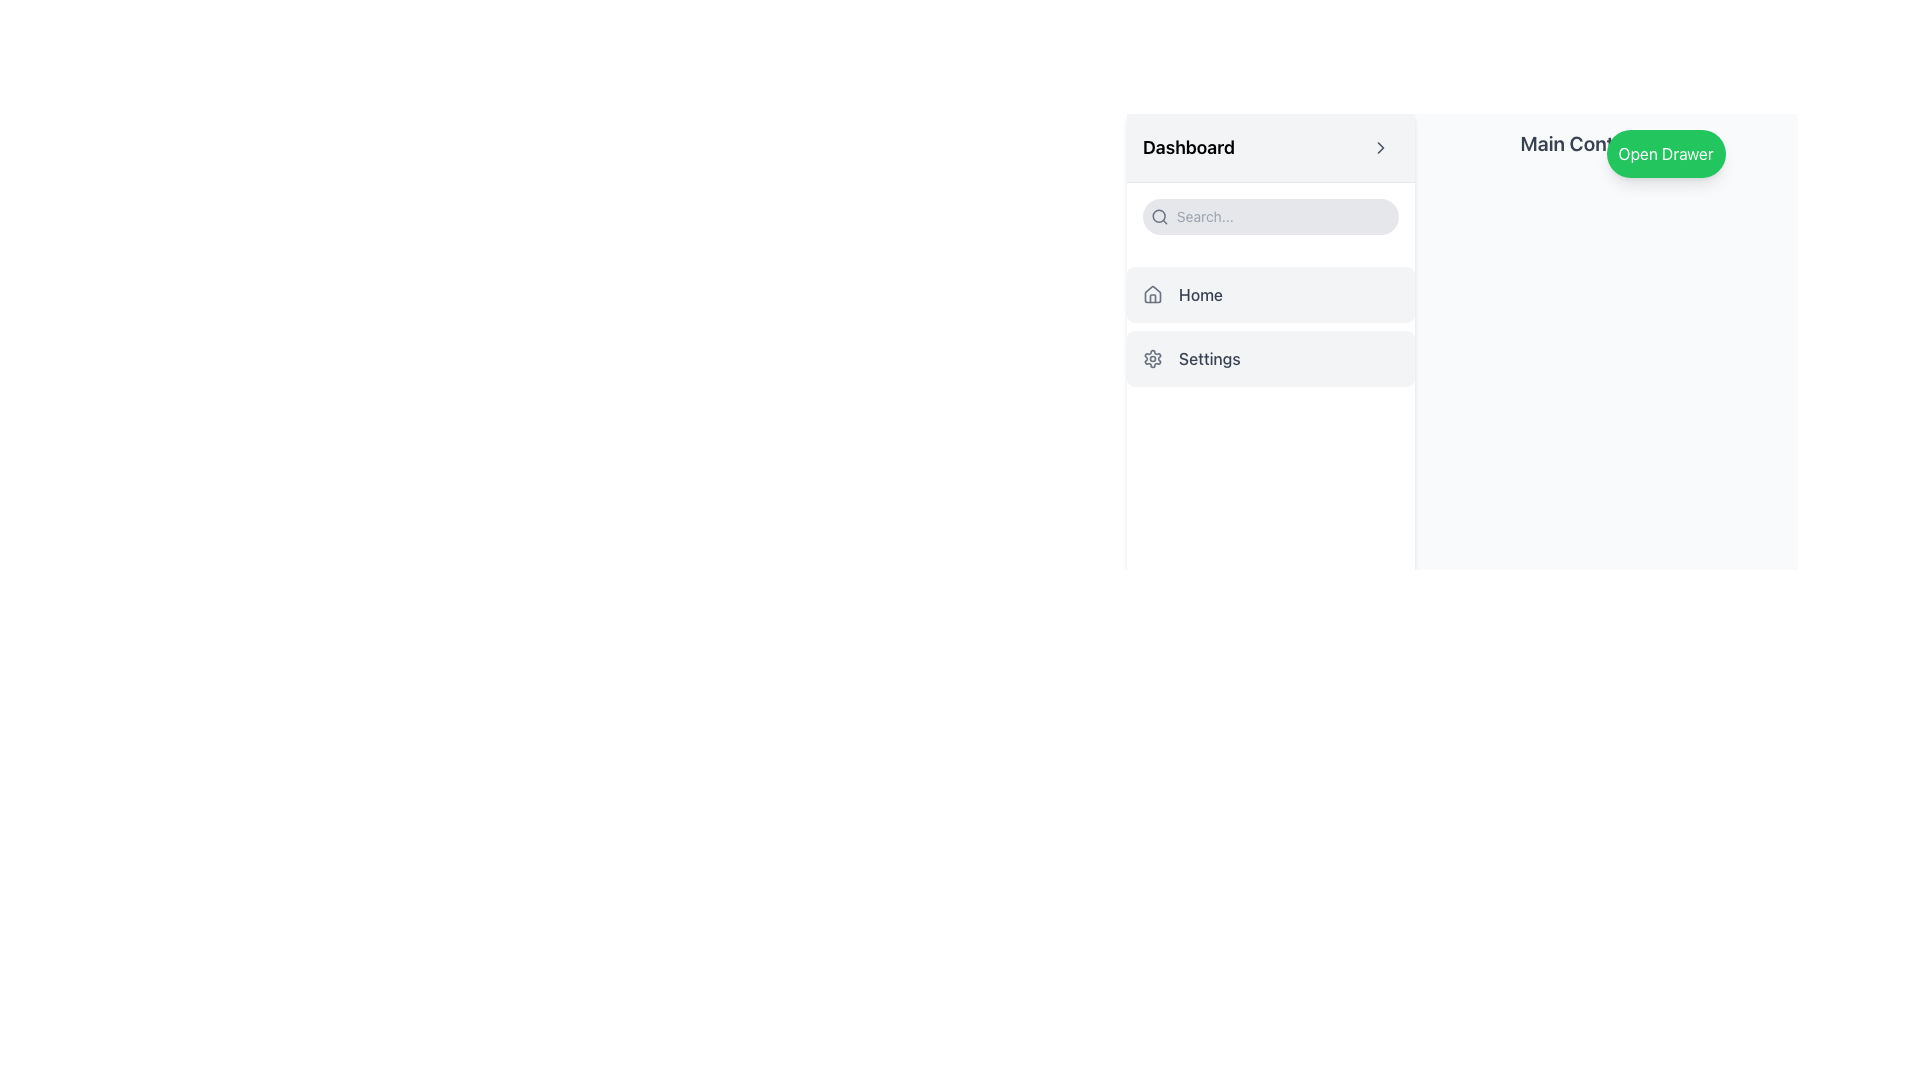 This screenshot has height=1080, width=1920. I want to click on the 'Home' icon in the sidebar menu, so click(1152, 294).